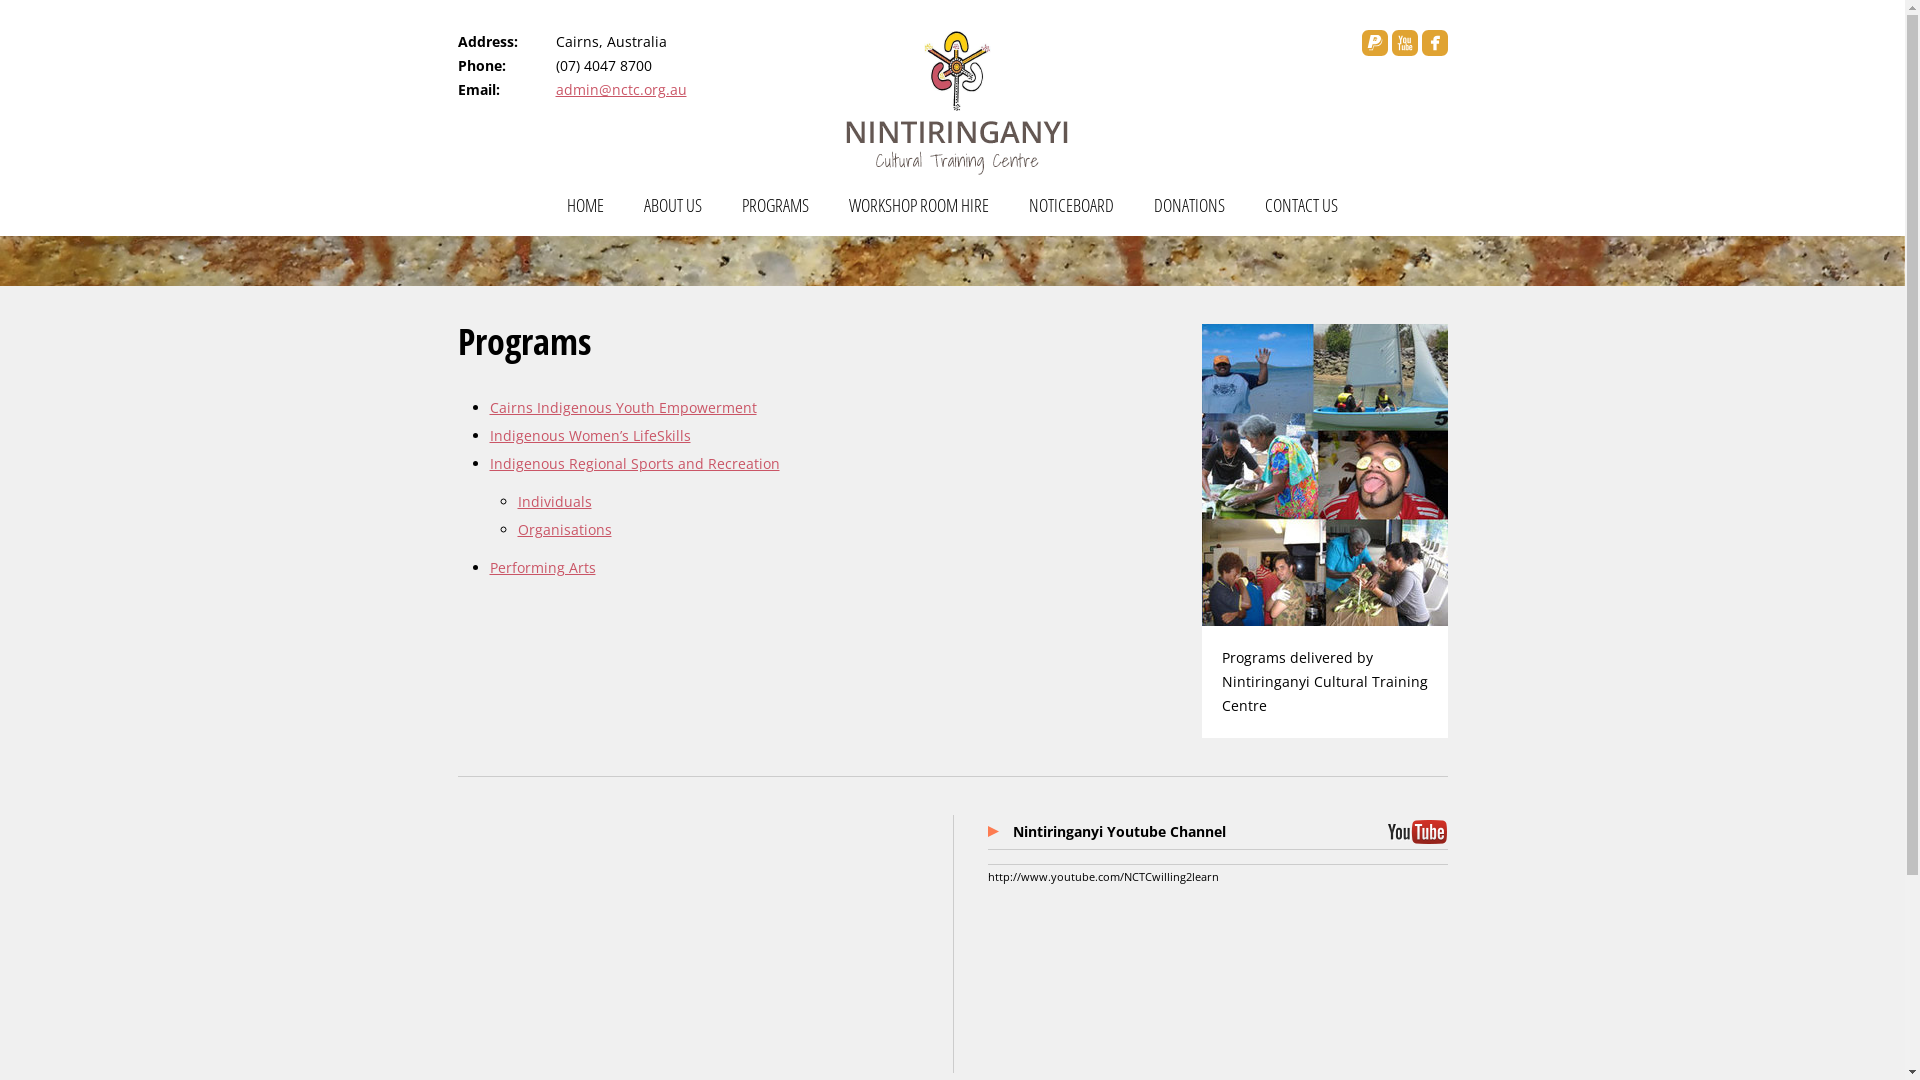 This screenshot has height=1080, width=1920. Describe the element at coordinates (620, 88) in the screenshot. I see `'admin@nctc.org.au'` at that location.